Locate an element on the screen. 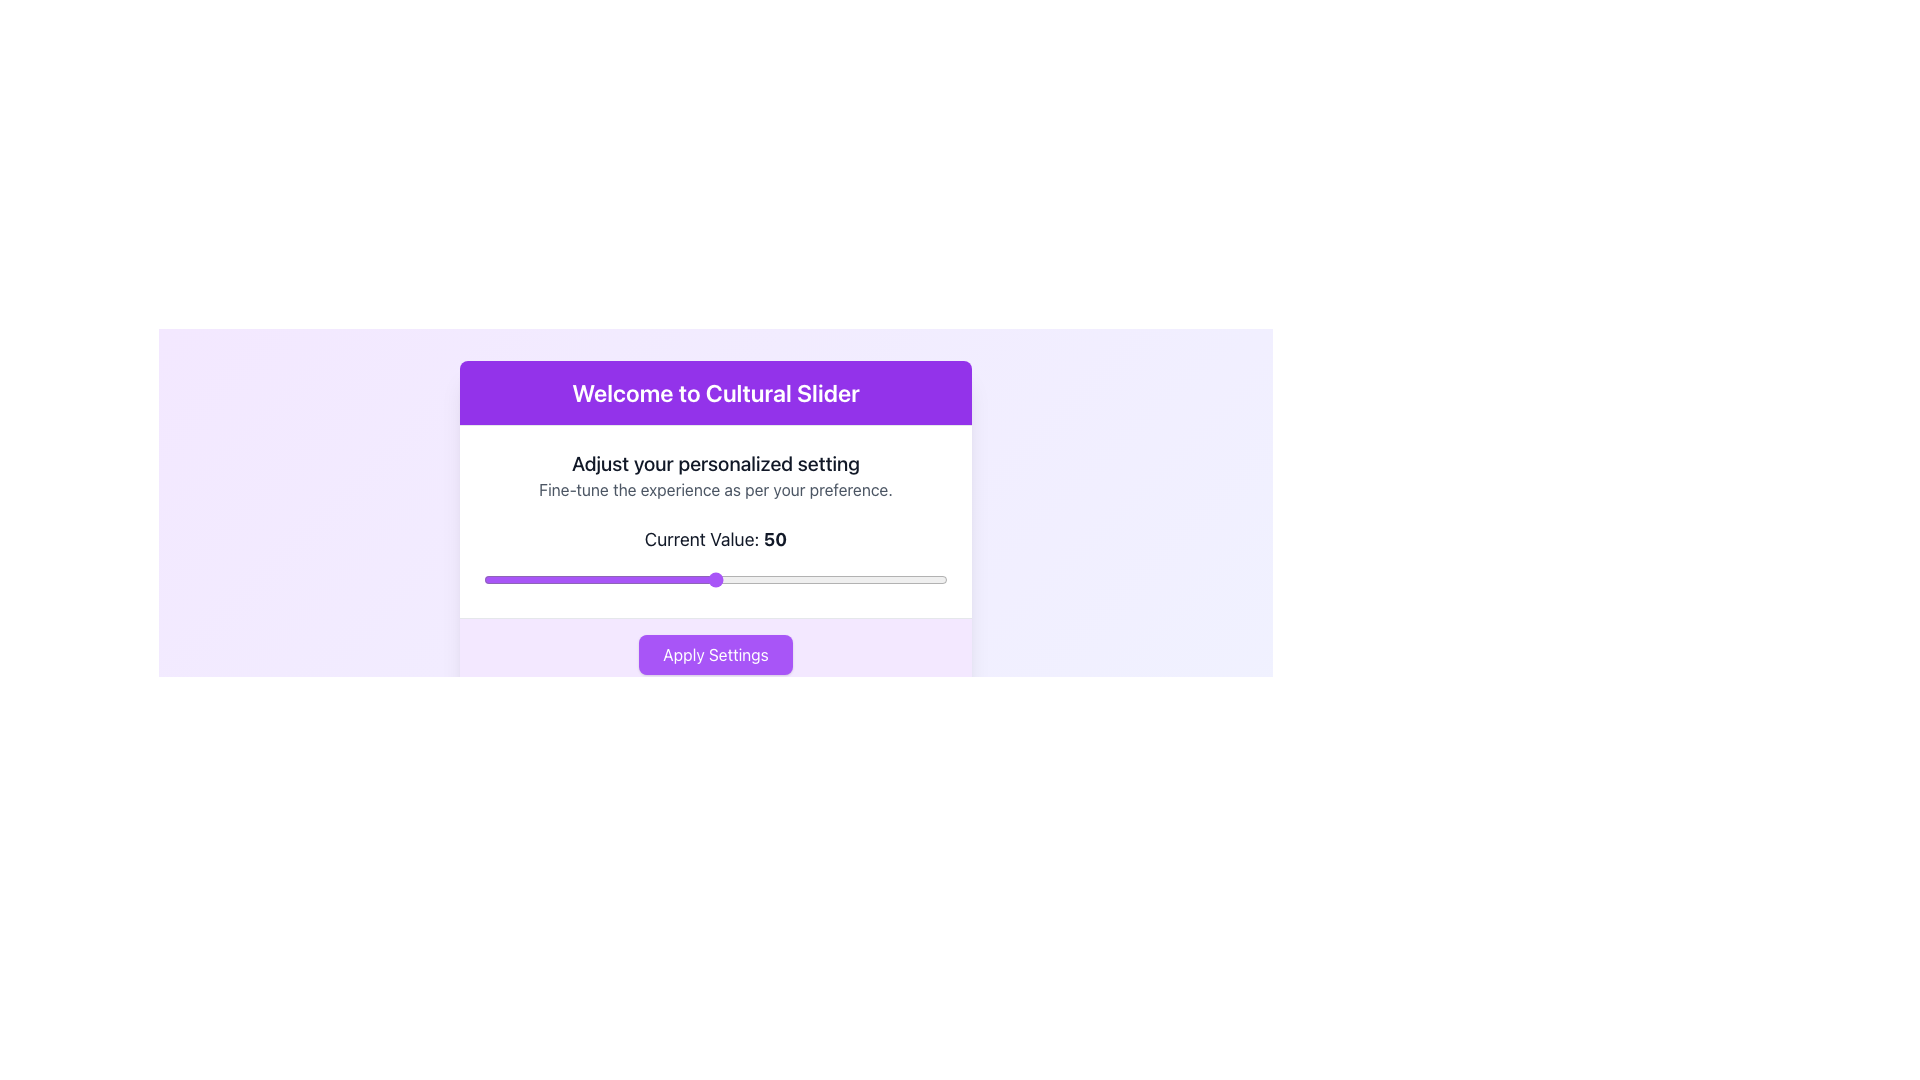 The height and width of the screenshot is (1080, 1920). slider value is located at coordinates (493, 579).